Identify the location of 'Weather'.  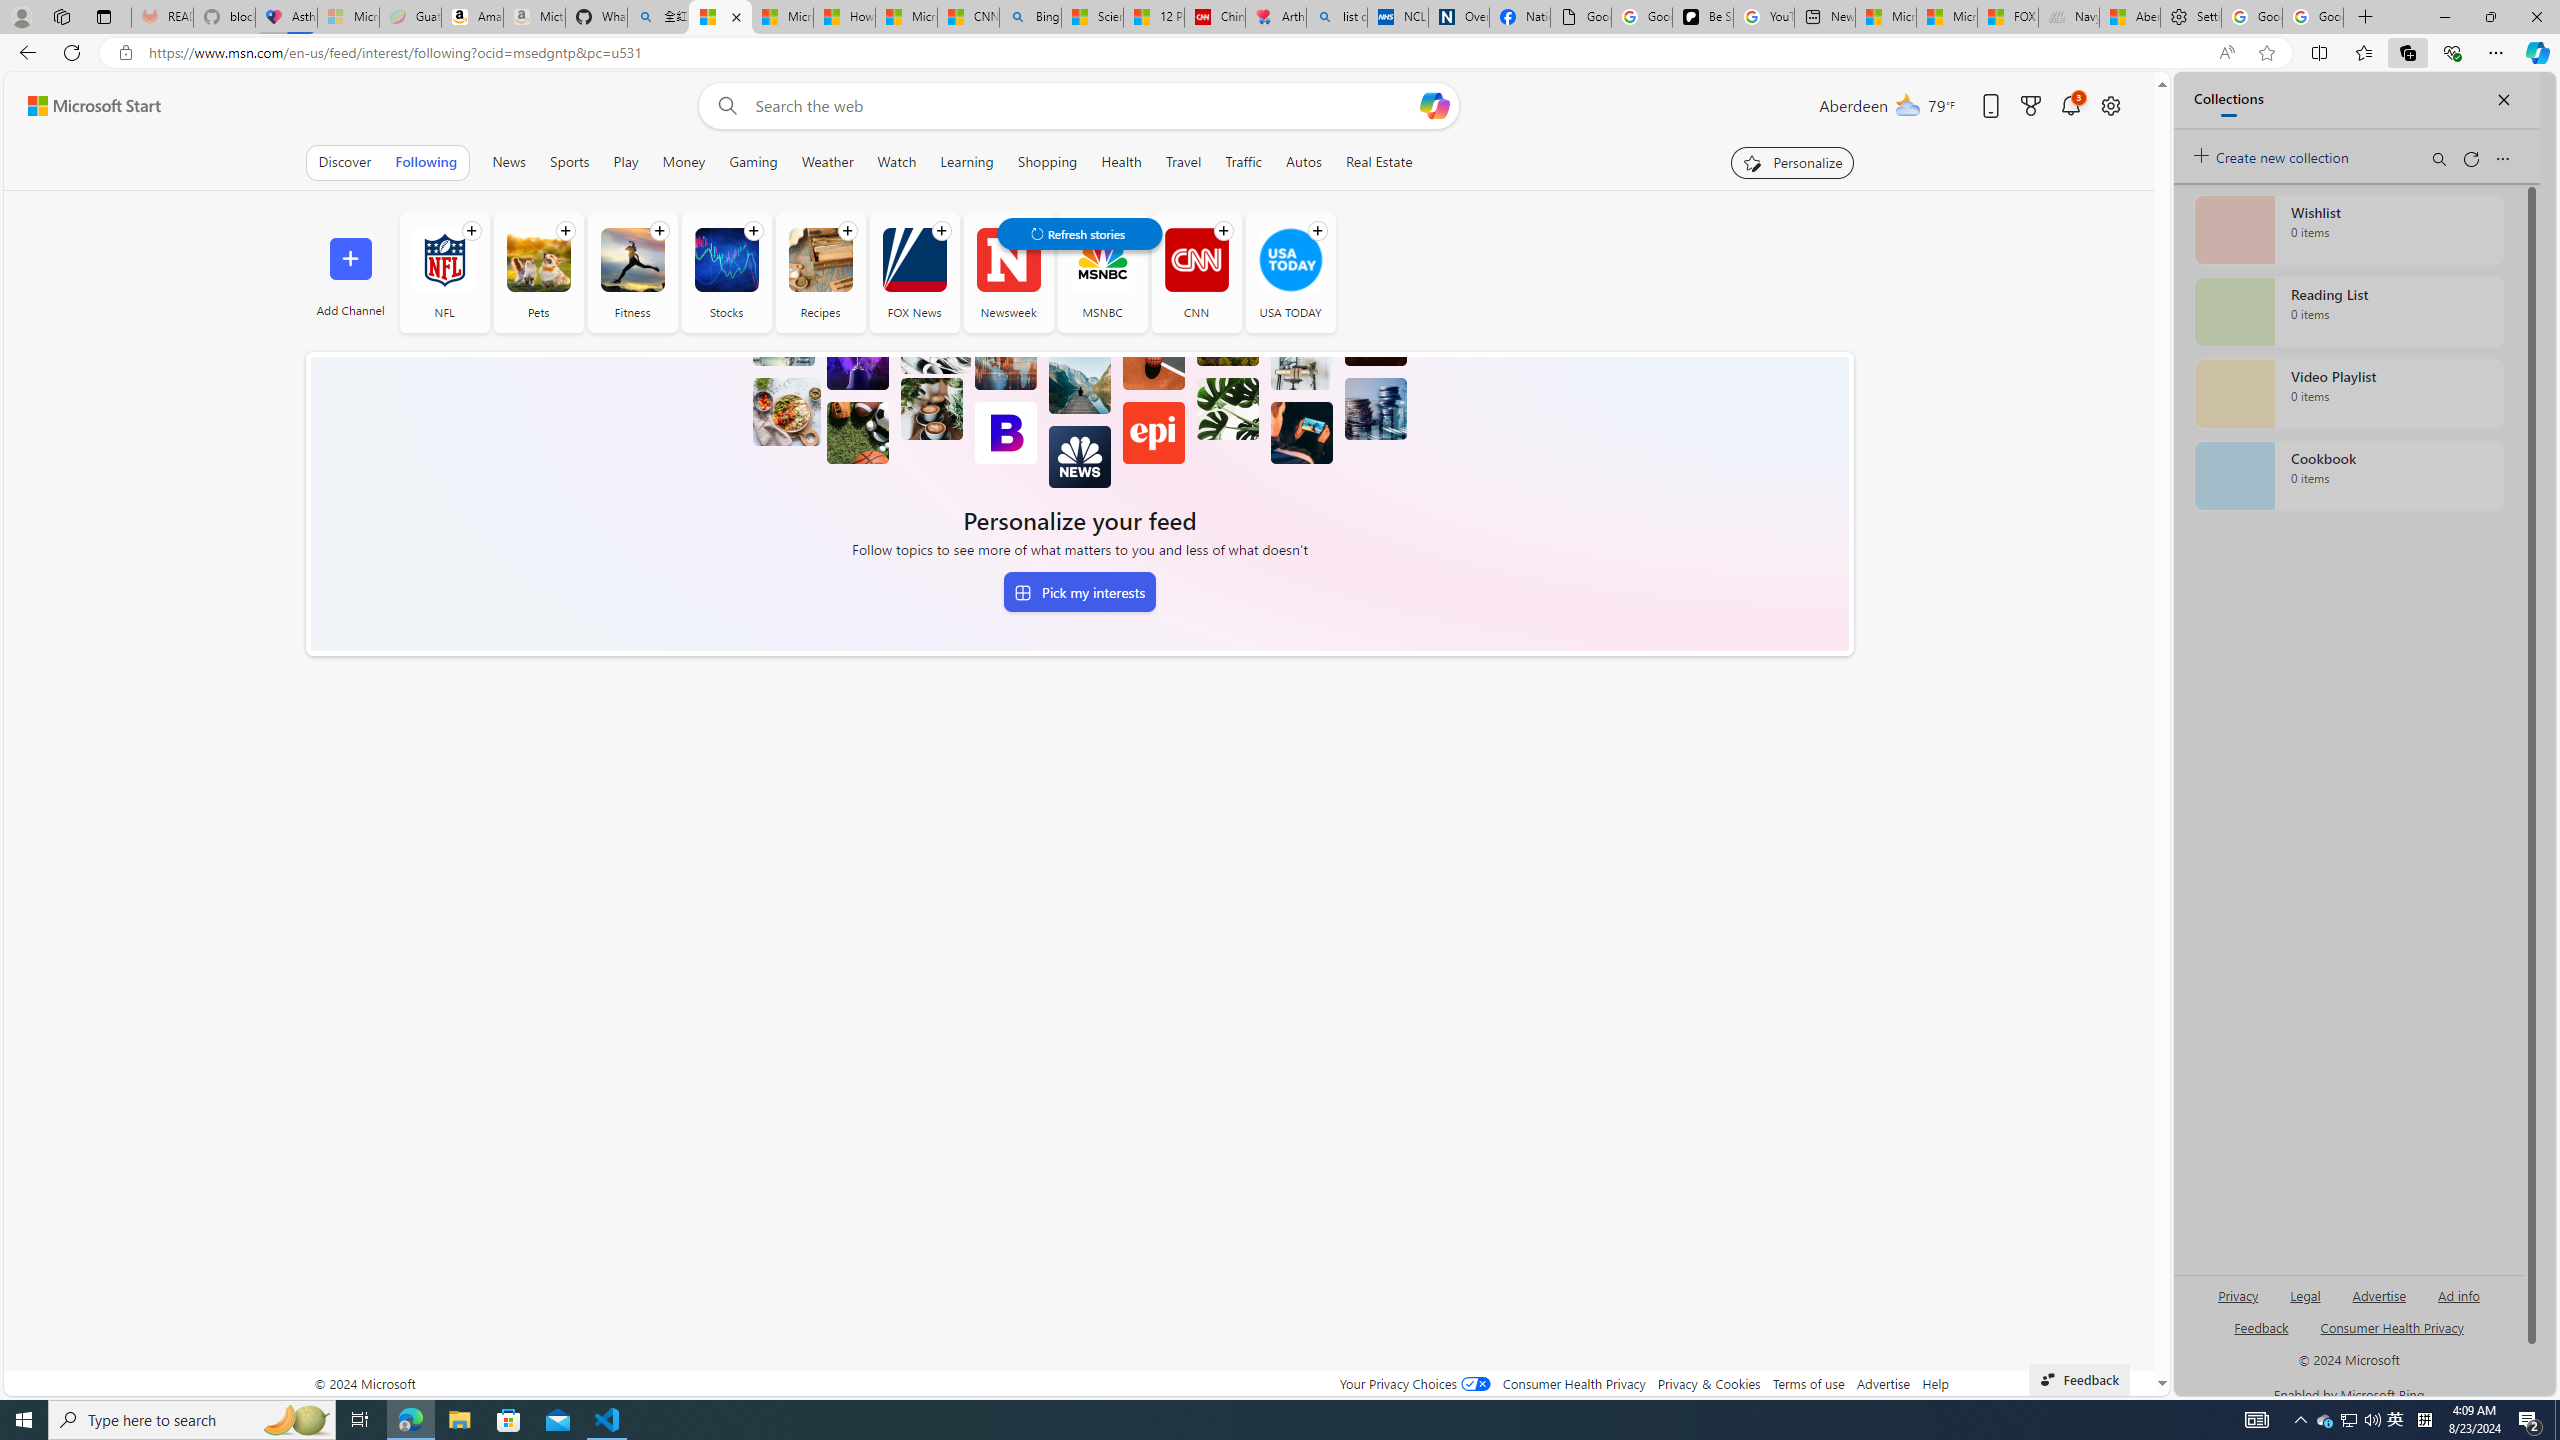
(826, 161).